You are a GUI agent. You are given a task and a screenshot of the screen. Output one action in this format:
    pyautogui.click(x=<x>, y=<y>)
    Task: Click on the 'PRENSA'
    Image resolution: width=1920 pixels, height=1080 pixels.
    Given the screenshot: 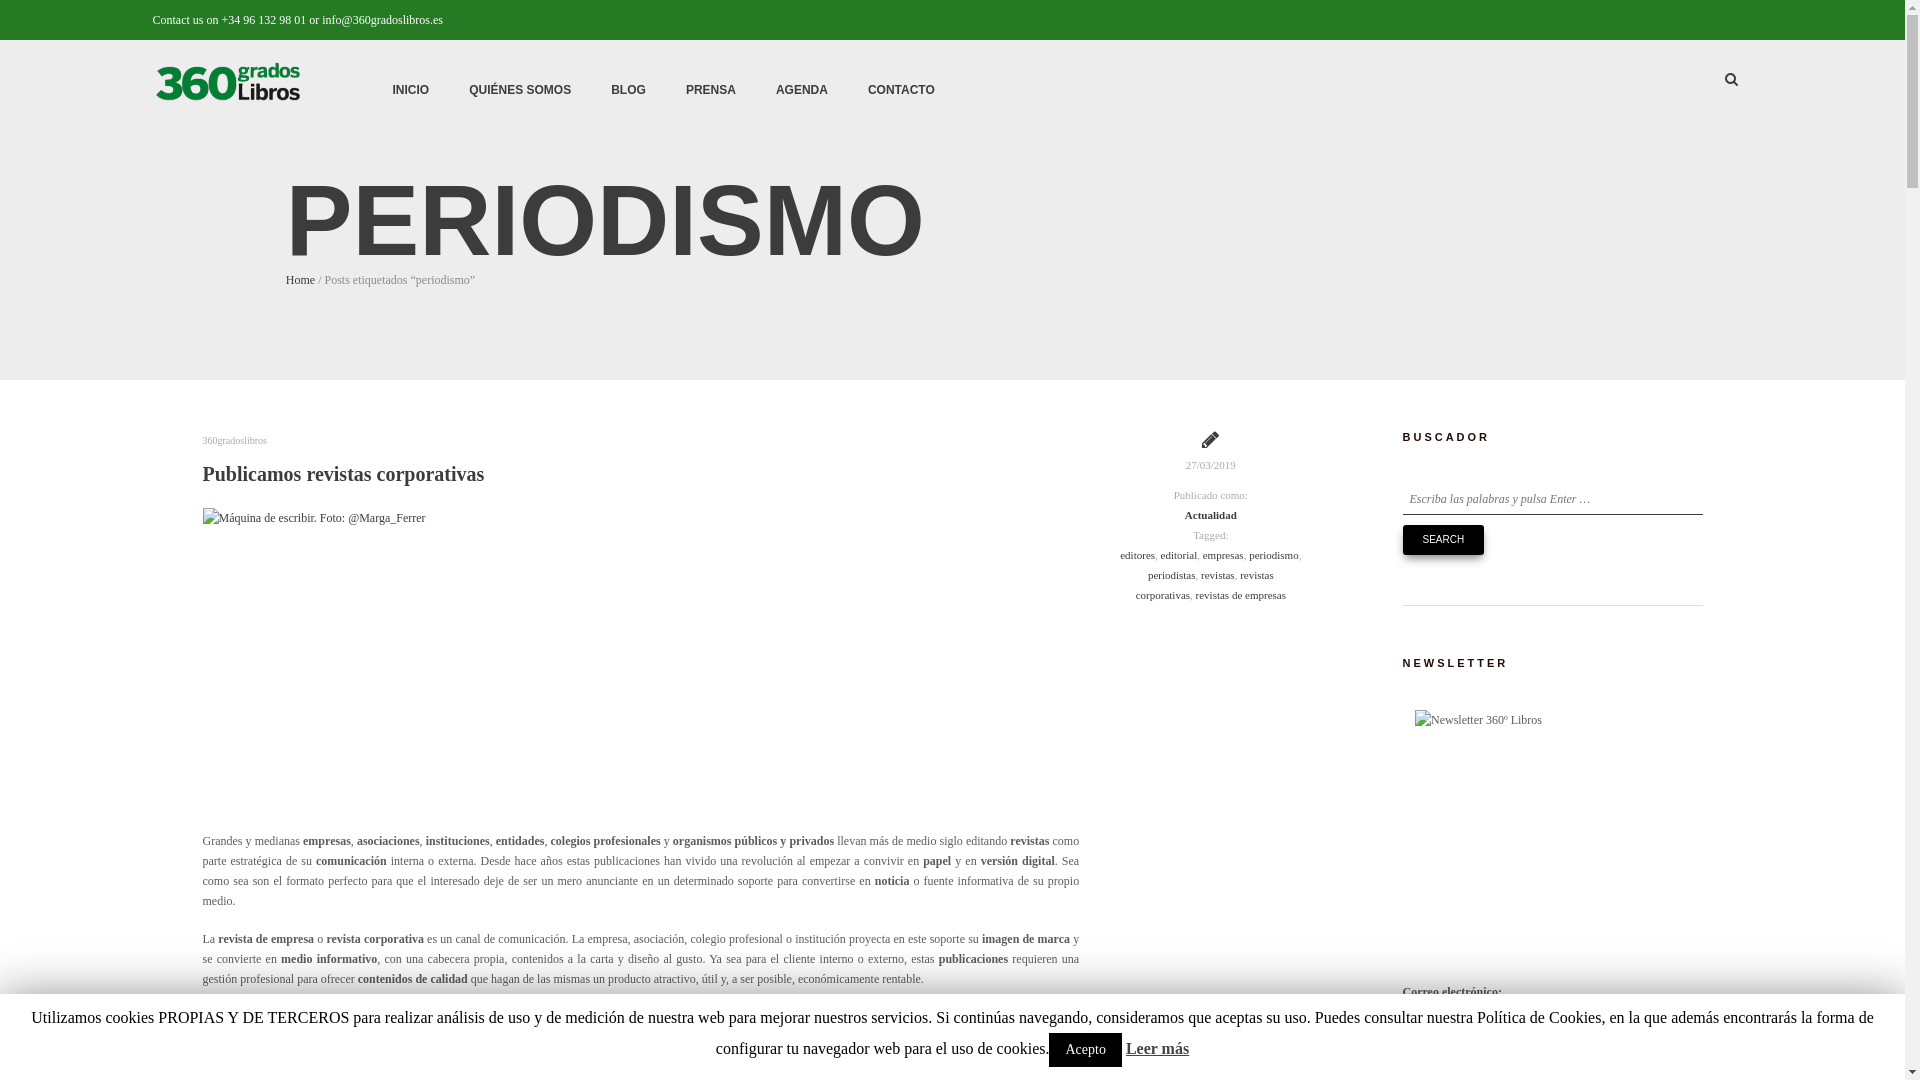 What is the action you would take?
    pyautogui.click(x=666, y=88)
    